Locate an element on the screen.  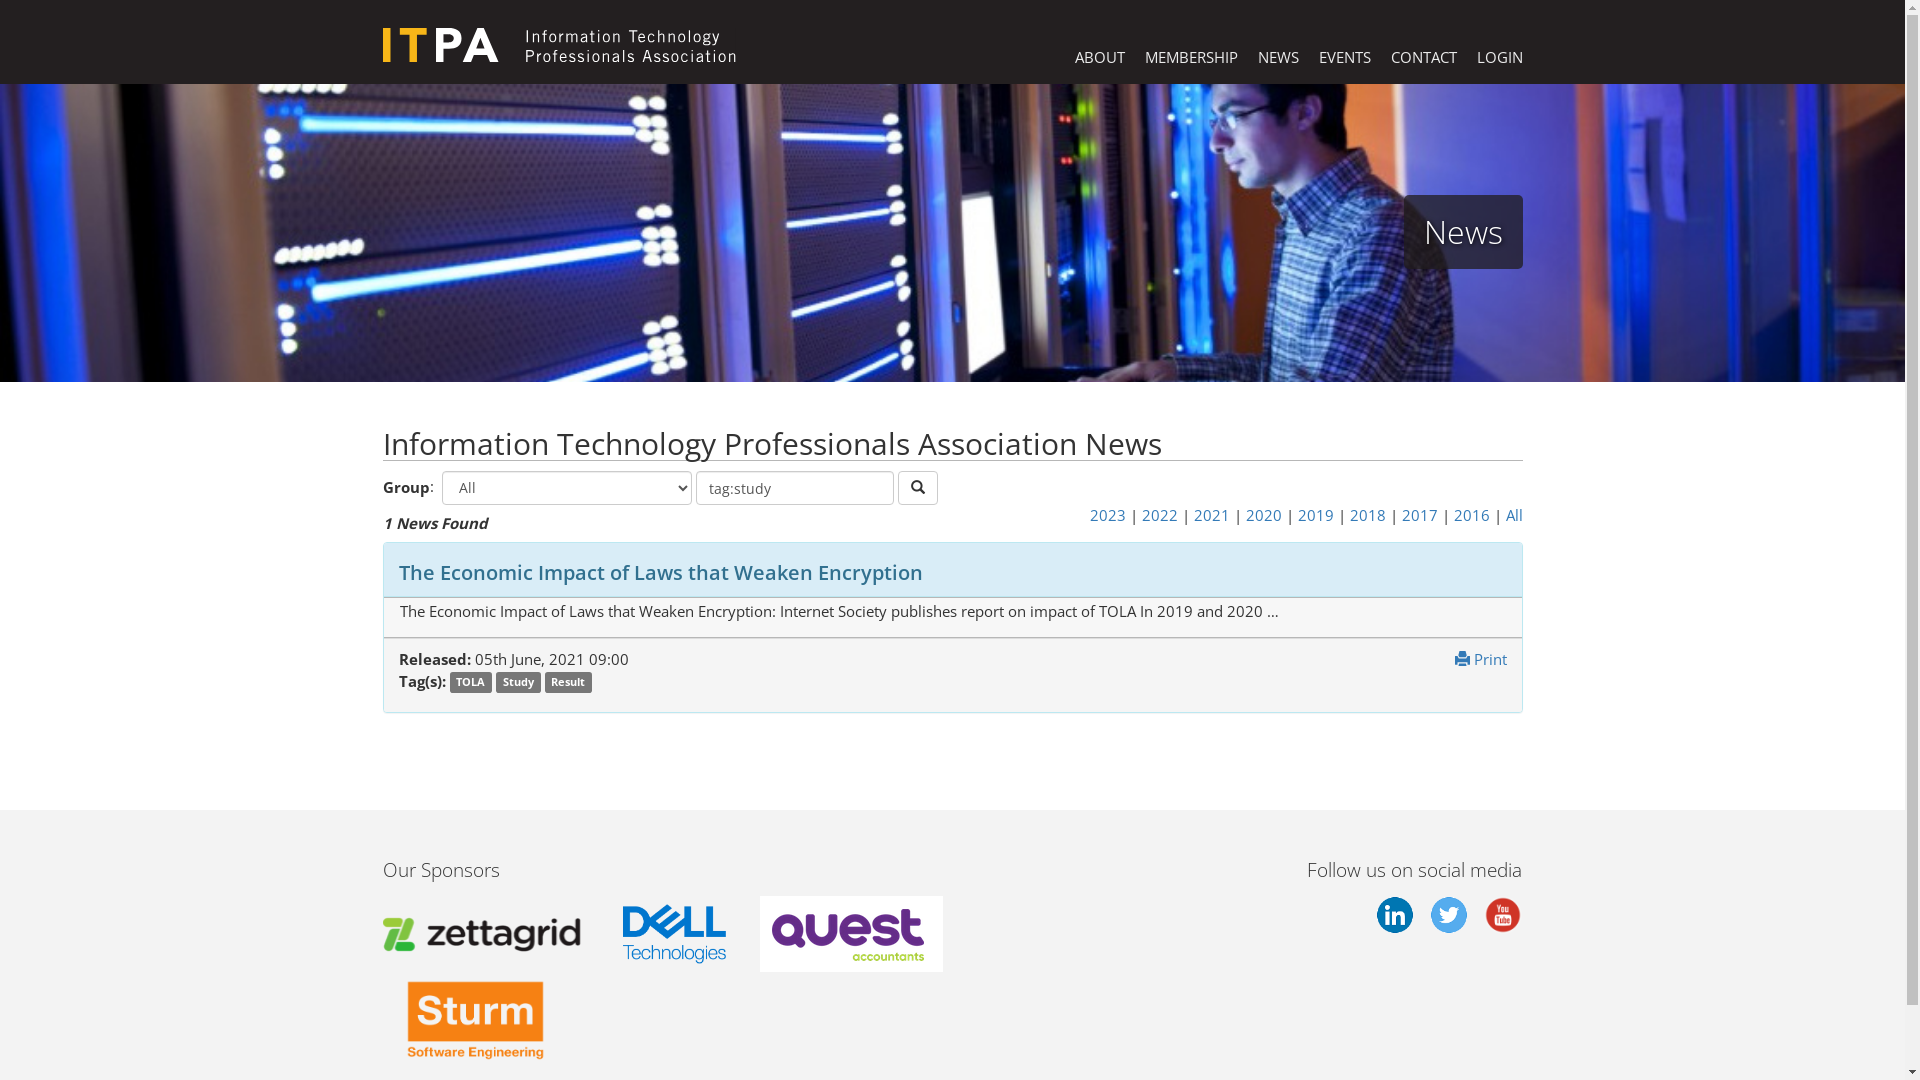
'LOGIN' is located at coordinates (1498, 56).